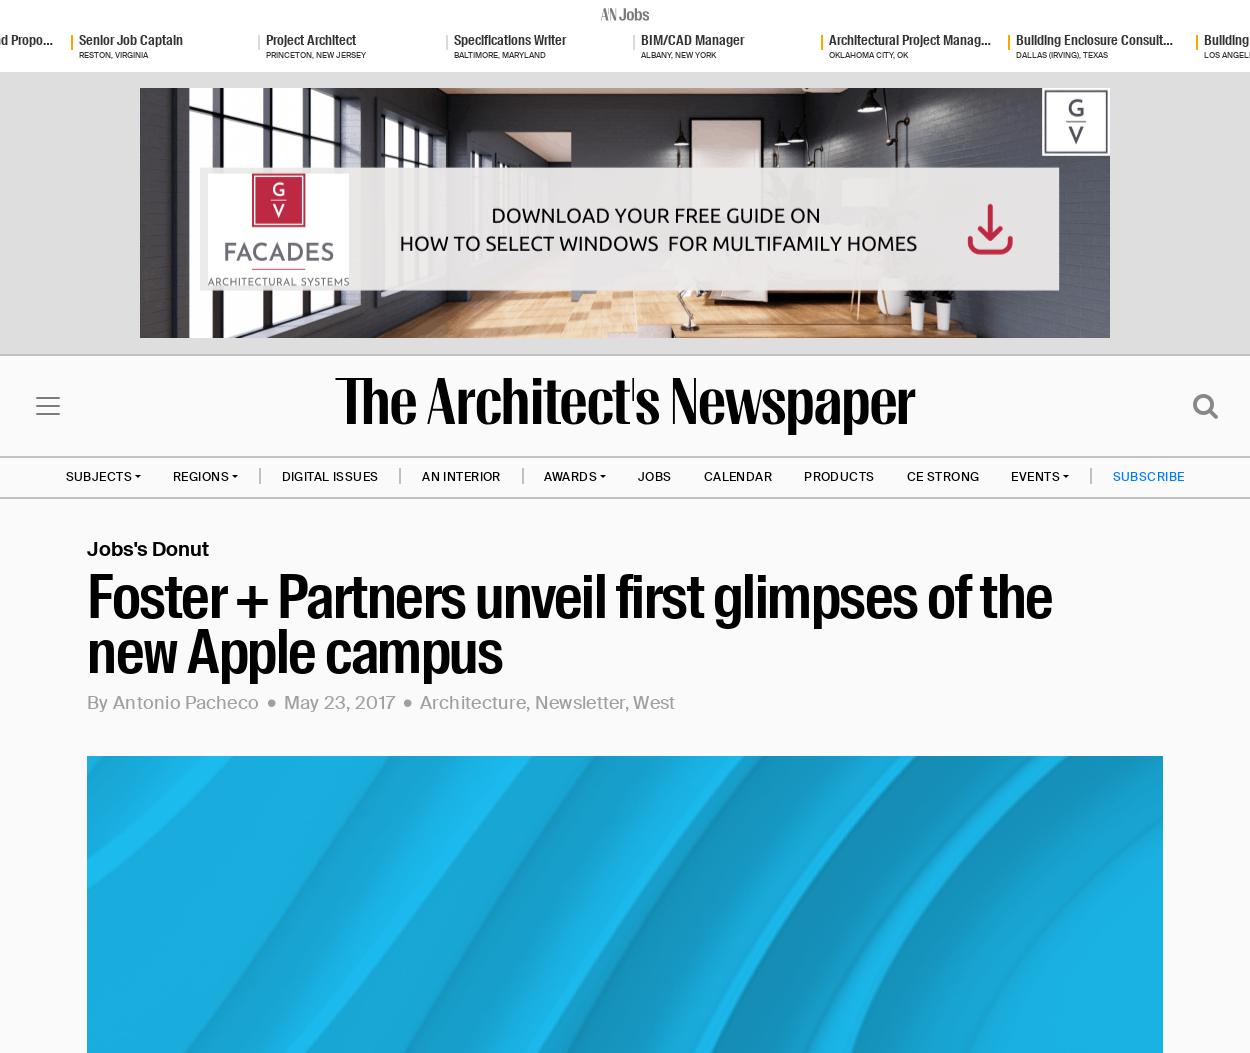 This screenshot has width=1250, height=1053. What do you see at coordinates (111, 53) in the screenshot?
I see `'Reston, Virginia'` at bounding box center [111, 53].